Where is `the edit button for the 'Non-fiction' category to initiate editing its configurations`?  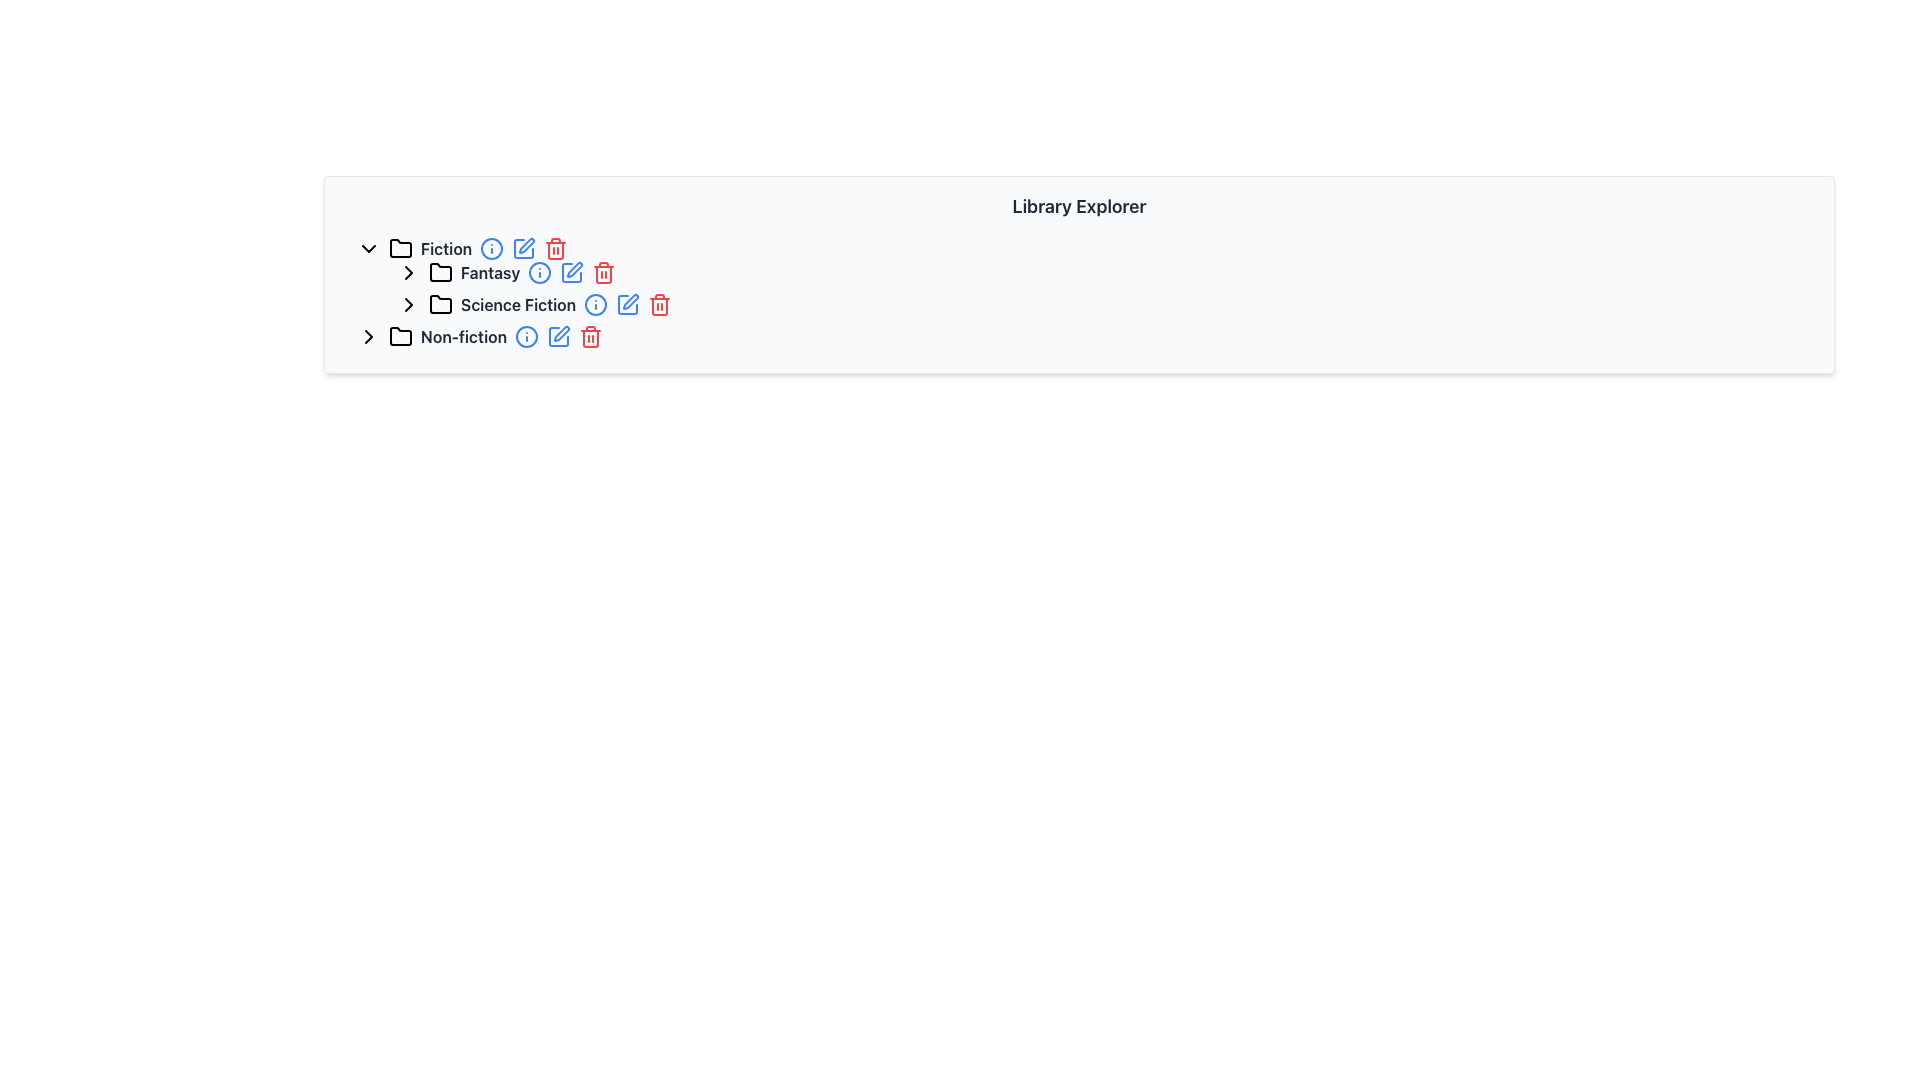 the edit button for the 'Non-fiction' category to initiate editing its configurations is located at coordinates (559, 335).